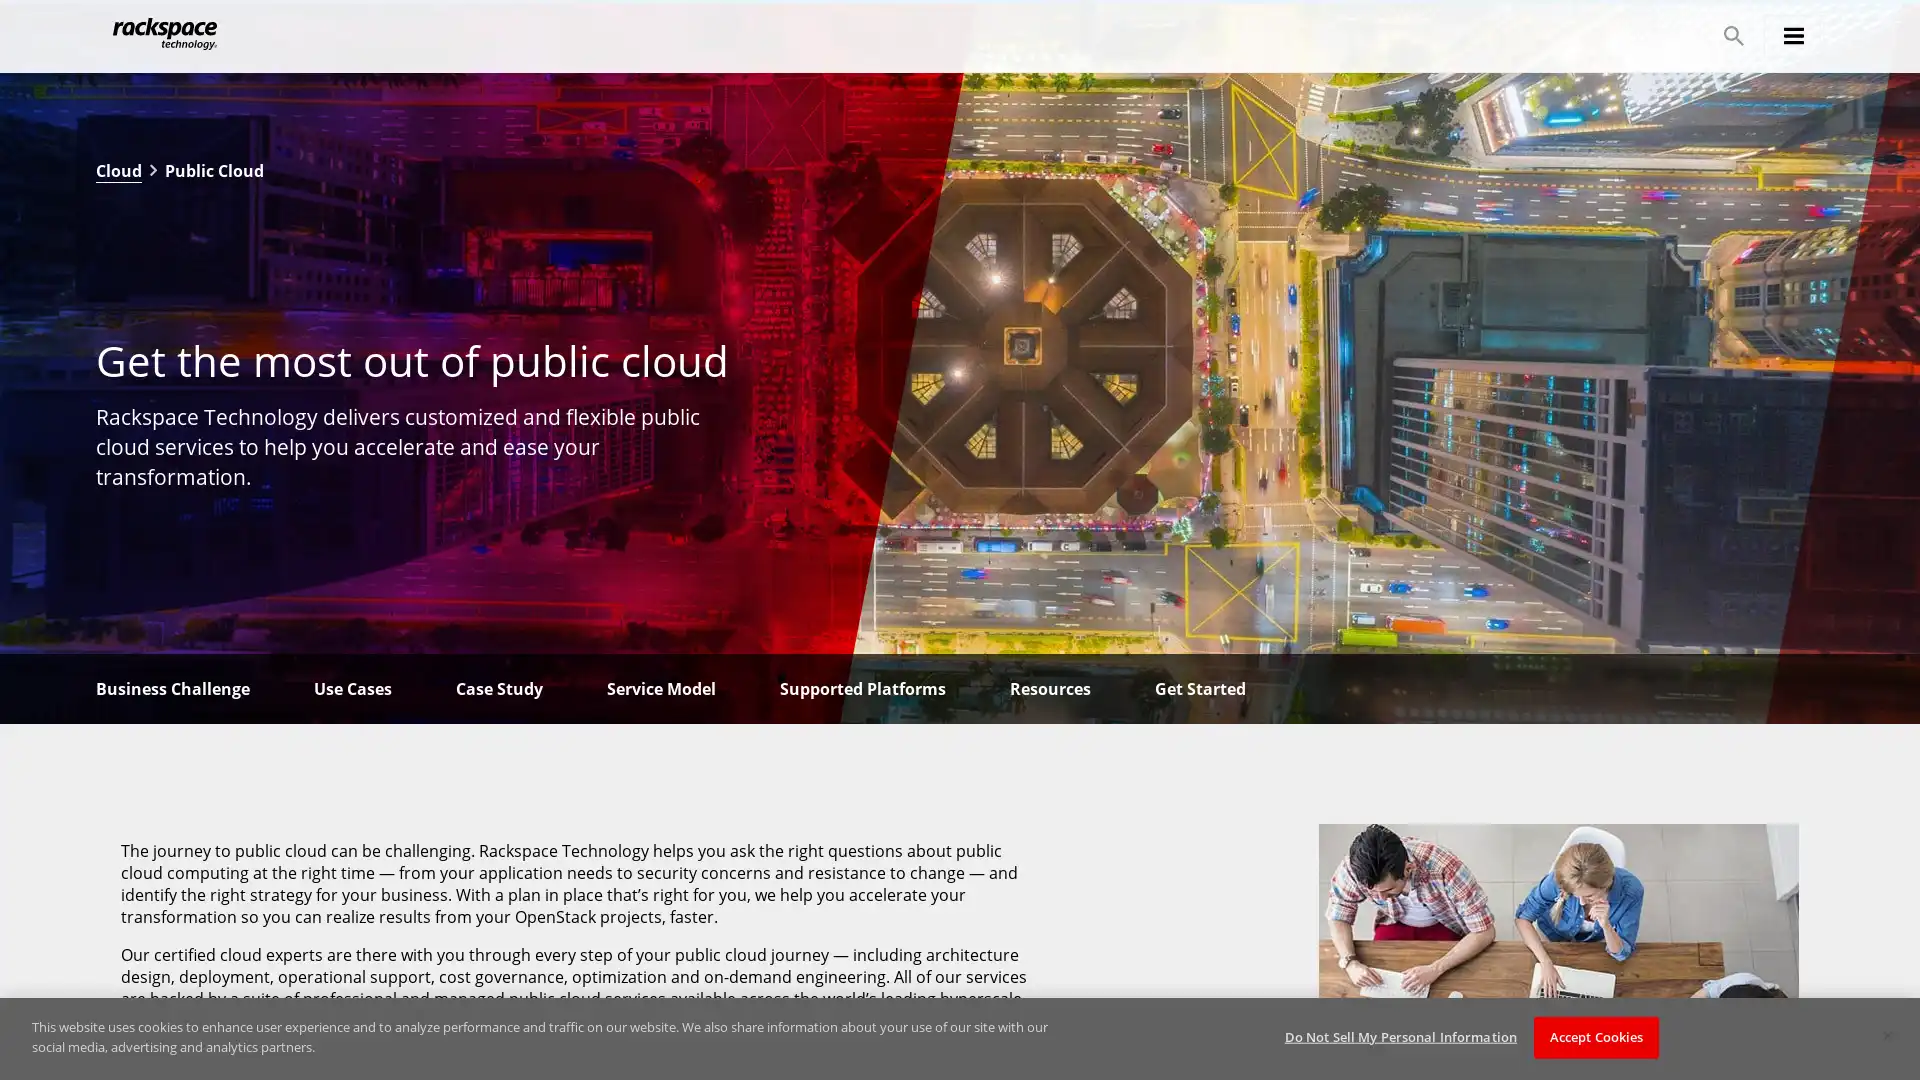 This screenshot has width=1920, height=1080. I want to click on Do Not Sell My Personal Information, so click(1399, 1036).